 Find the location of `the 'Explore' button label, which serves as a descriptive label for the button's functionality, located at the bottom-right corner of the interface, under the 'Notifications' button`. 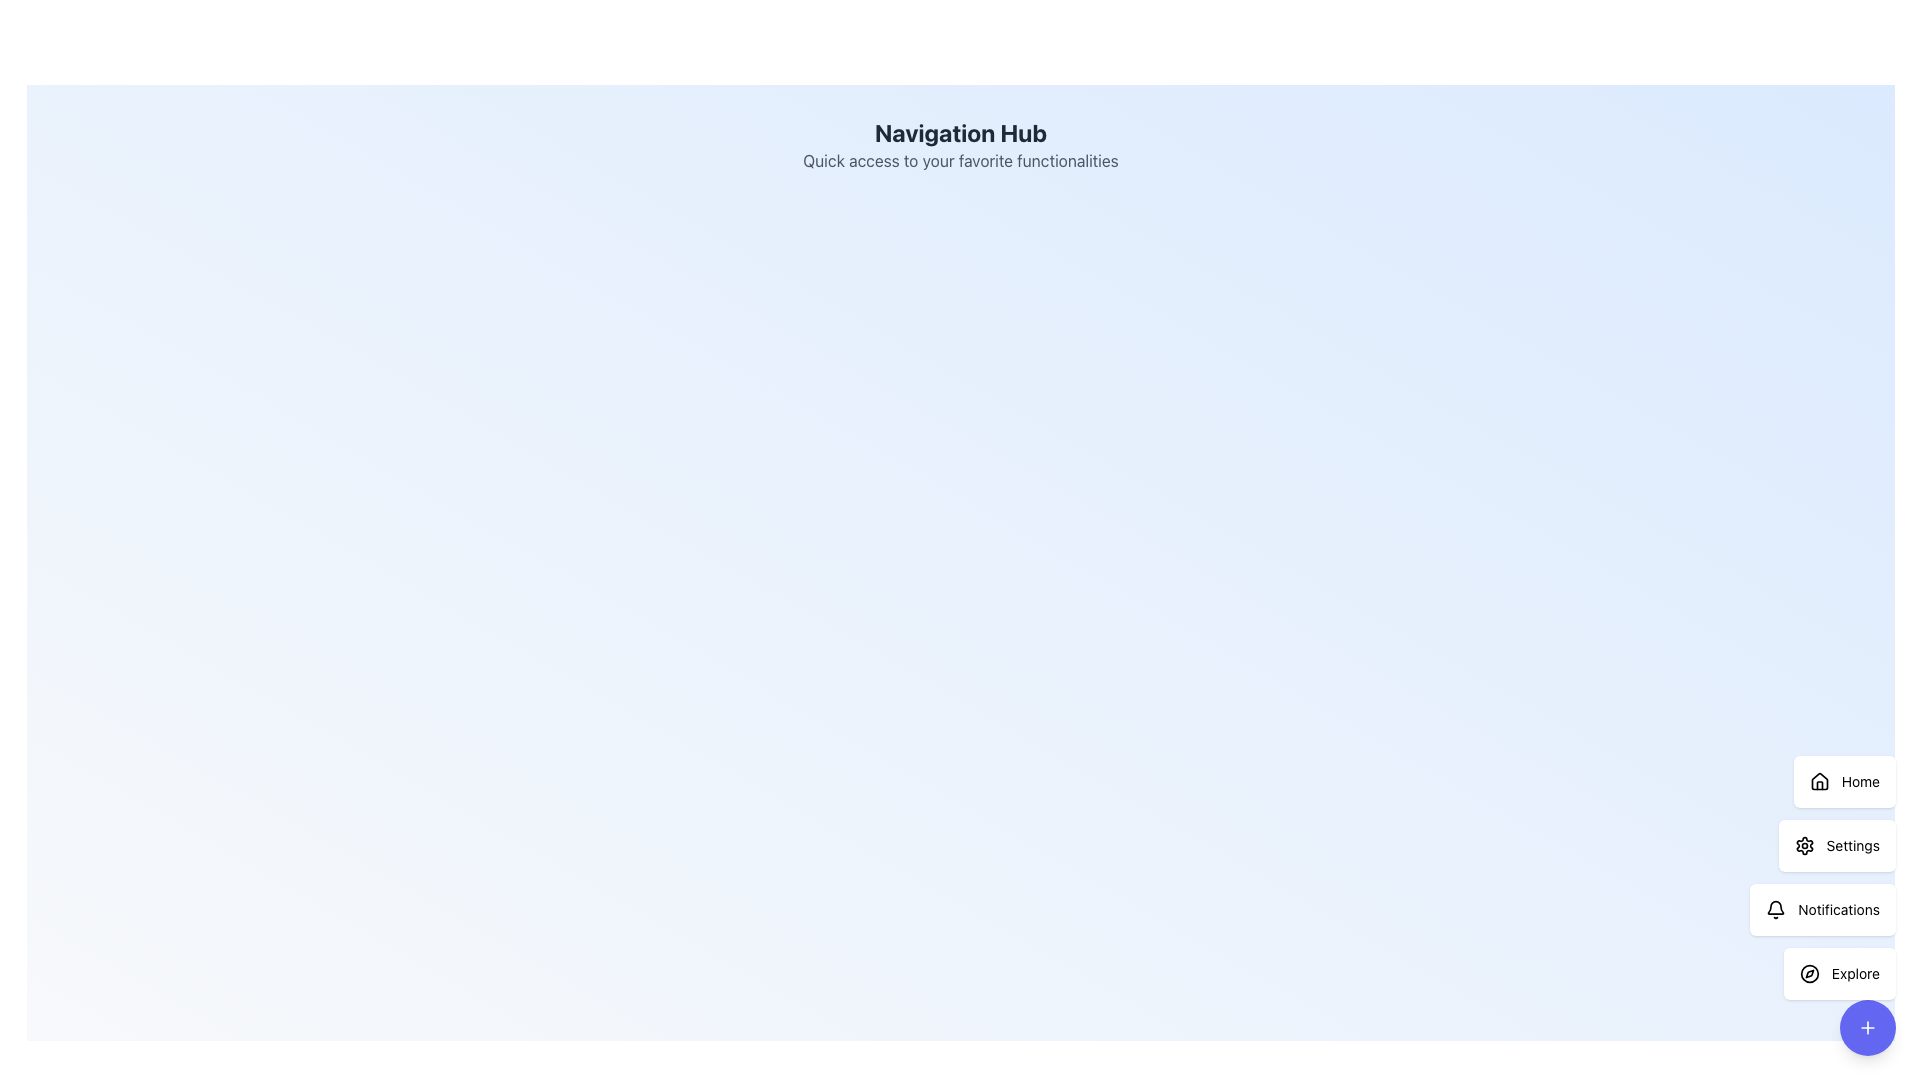

the 'Explore' button label, which serves as a descriptive label for the button's functionality, located at the bottom-right corner of the interface, under the 'Notifications' button is located at coordinates (1854, 973).